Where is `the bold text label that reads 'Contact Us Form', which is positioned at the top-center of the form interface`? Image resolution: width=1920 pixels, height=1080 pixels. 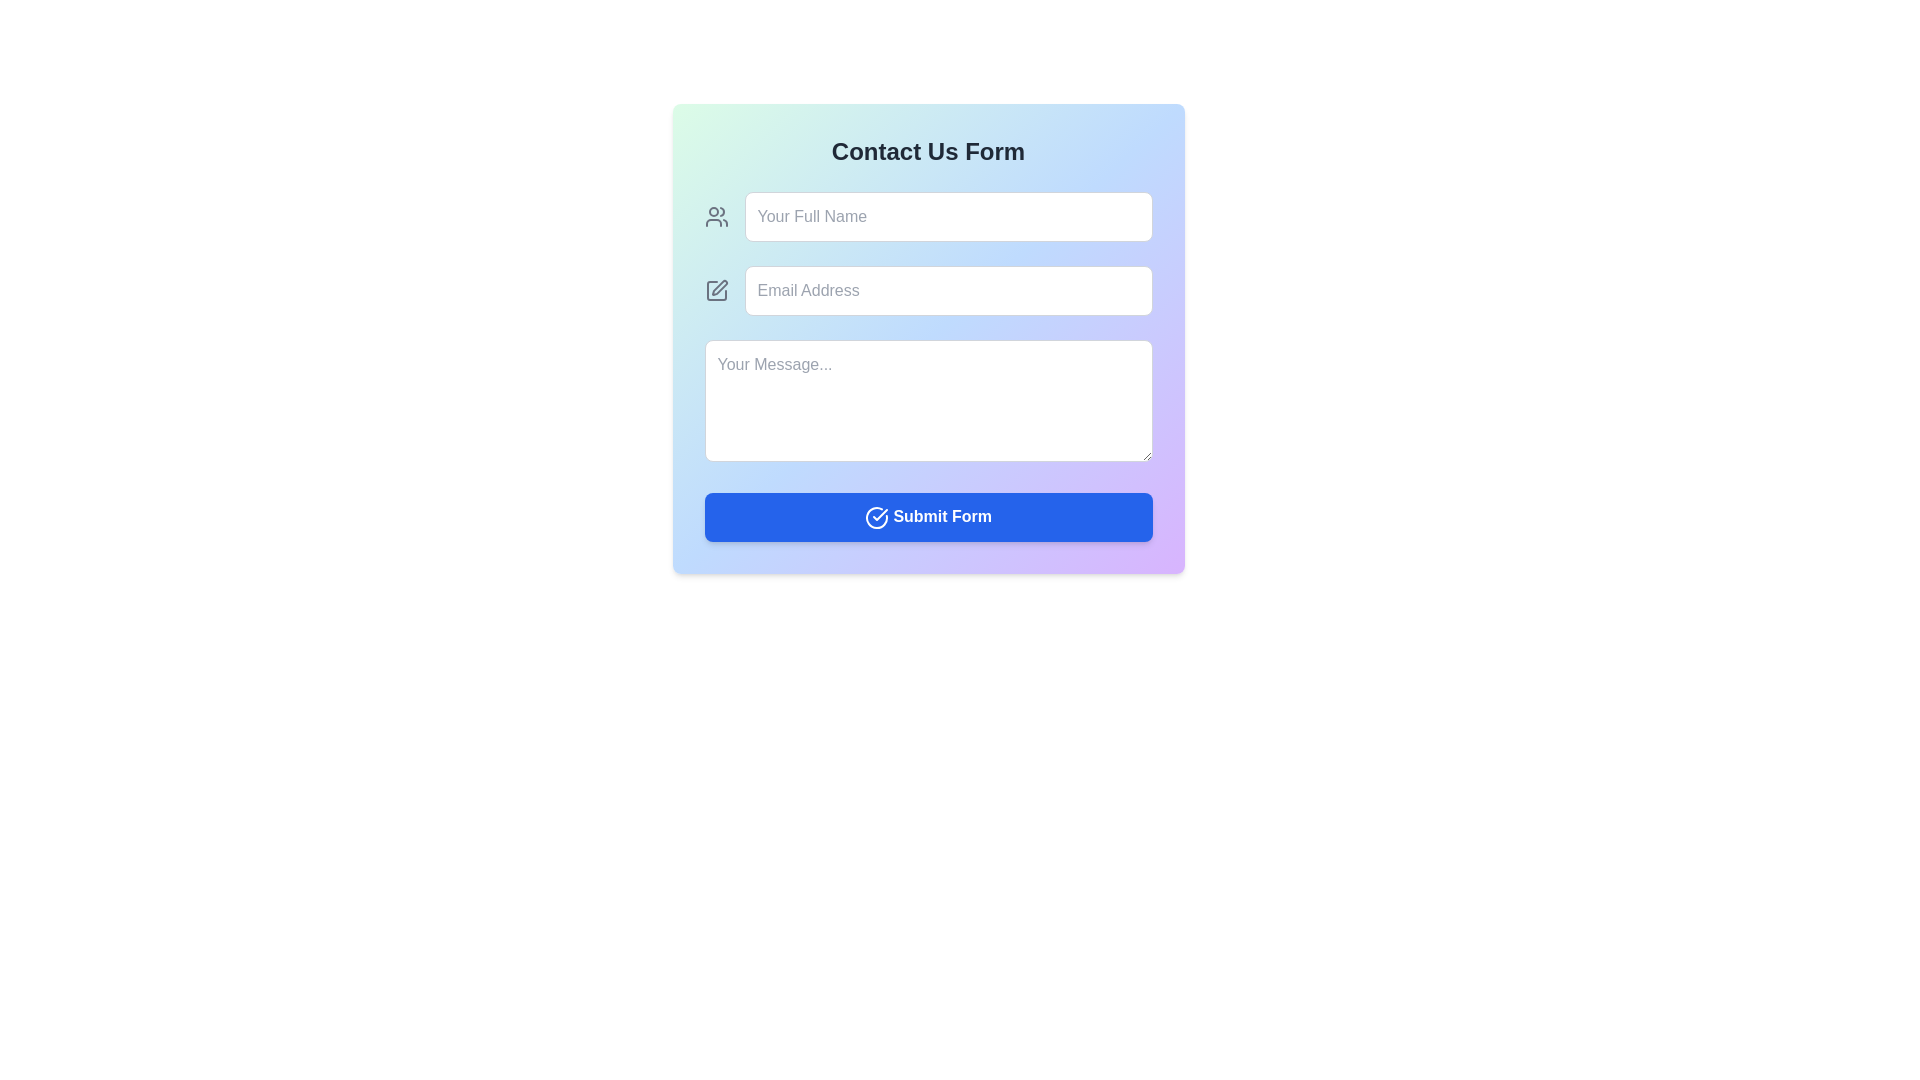 the bold text label that reads 'Contact Us Form', which is positioned at the top-center of the form interface is located at coordinates (927, 150).